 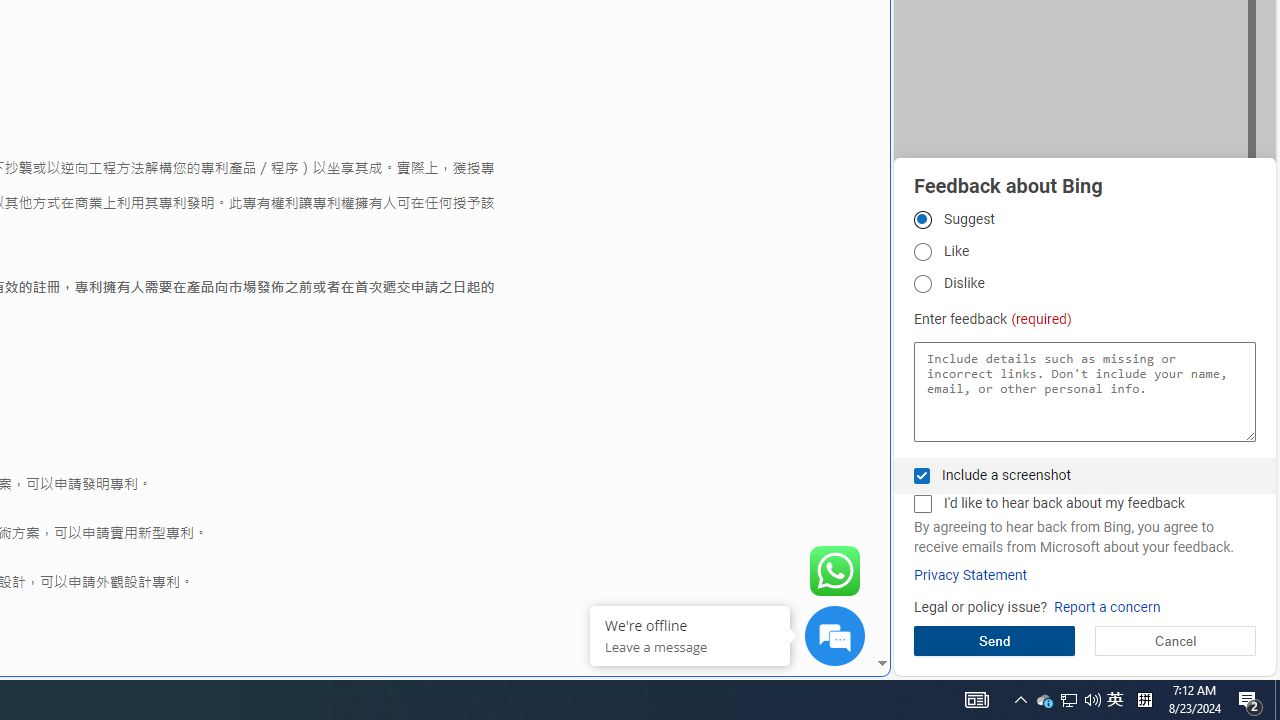 I want to click on 'I', so click(x=921, y=502).